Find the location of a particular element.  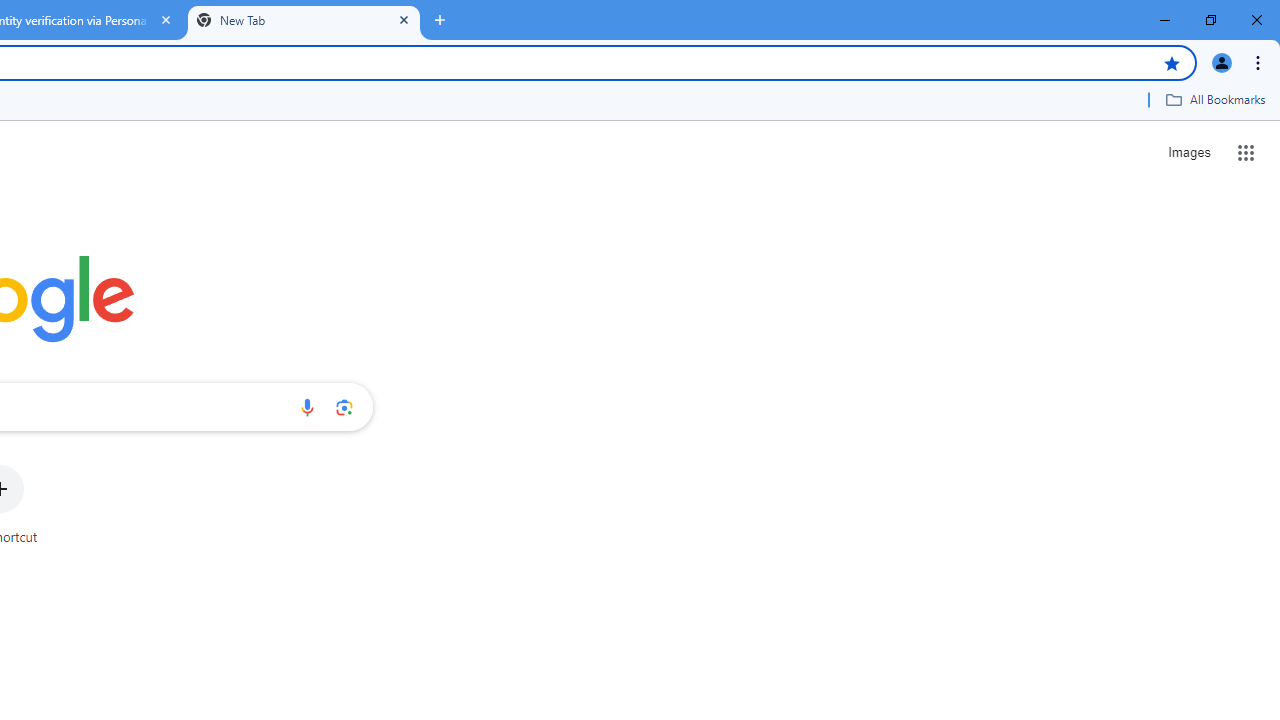

'Chrome' is located at coordinates (1259, 61).